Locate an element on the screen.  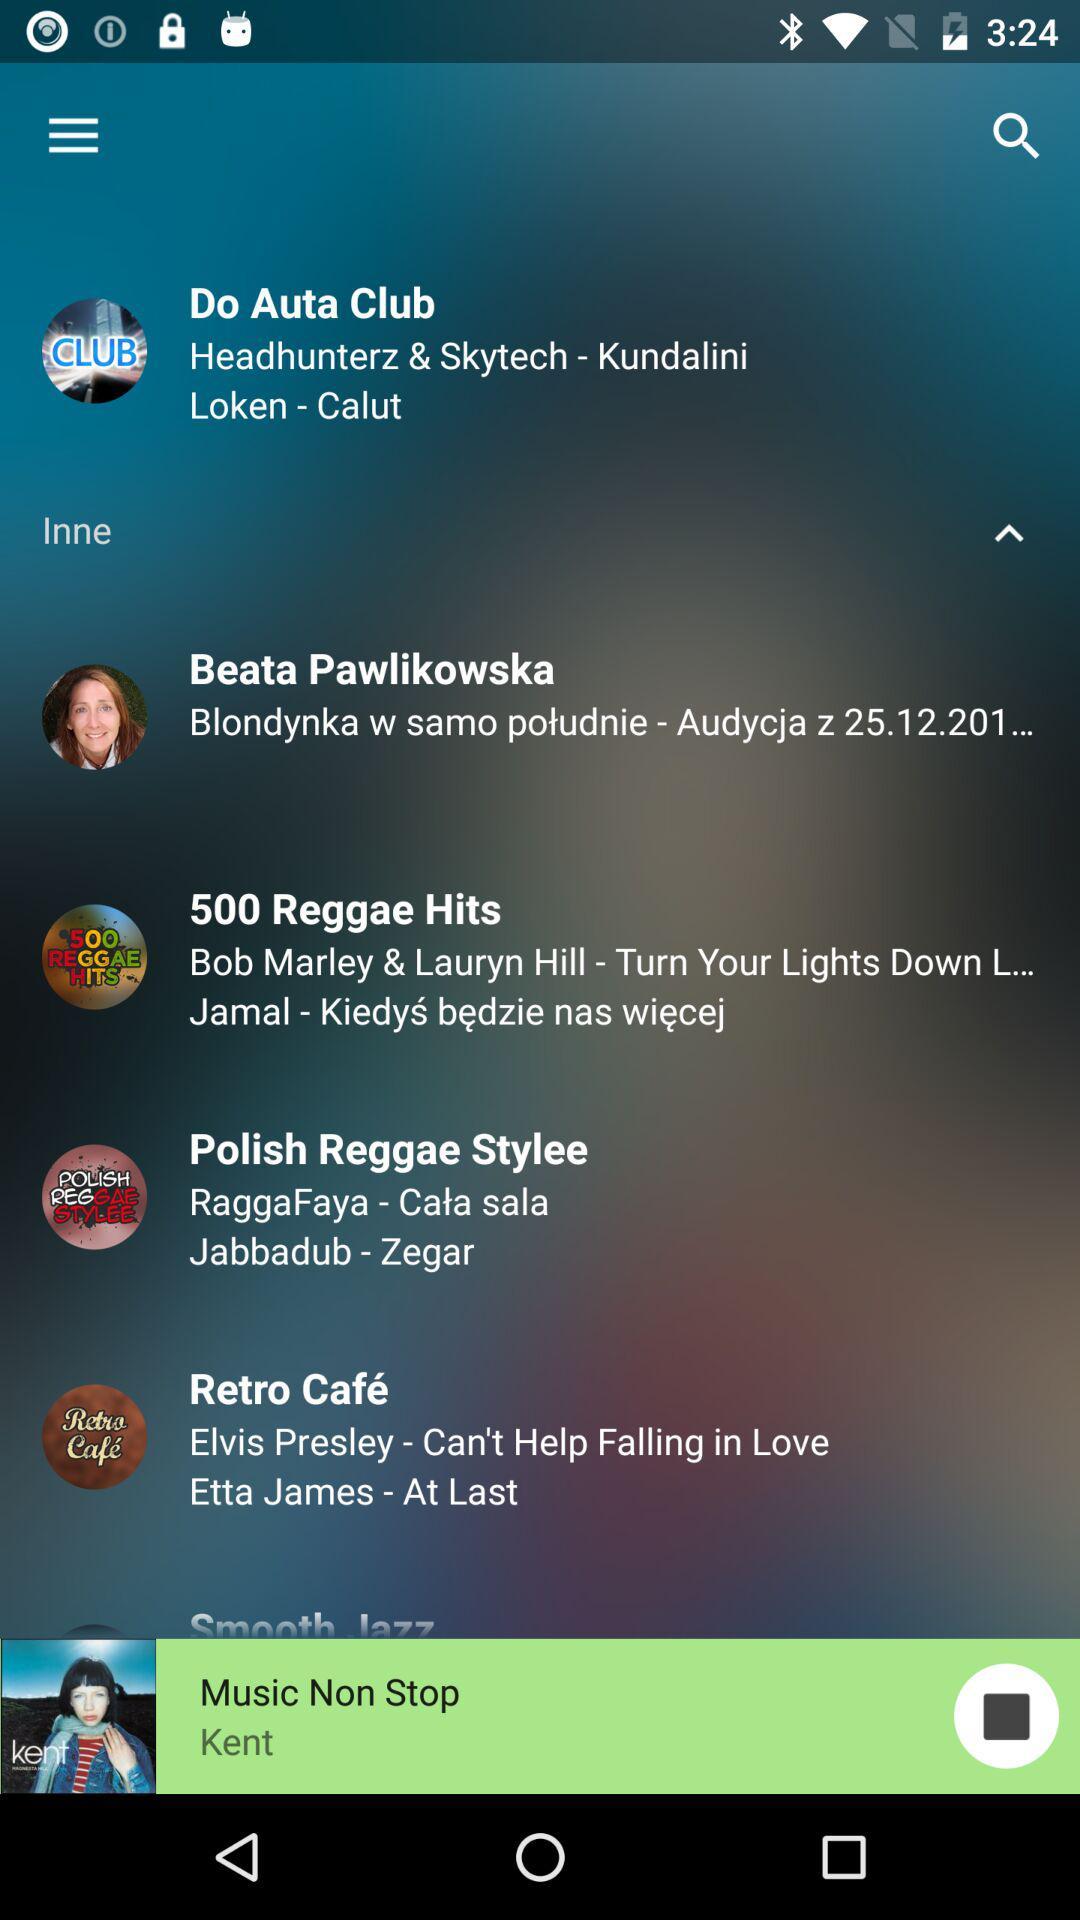
the second option  icon under inne is located at coordinates (94, 956).